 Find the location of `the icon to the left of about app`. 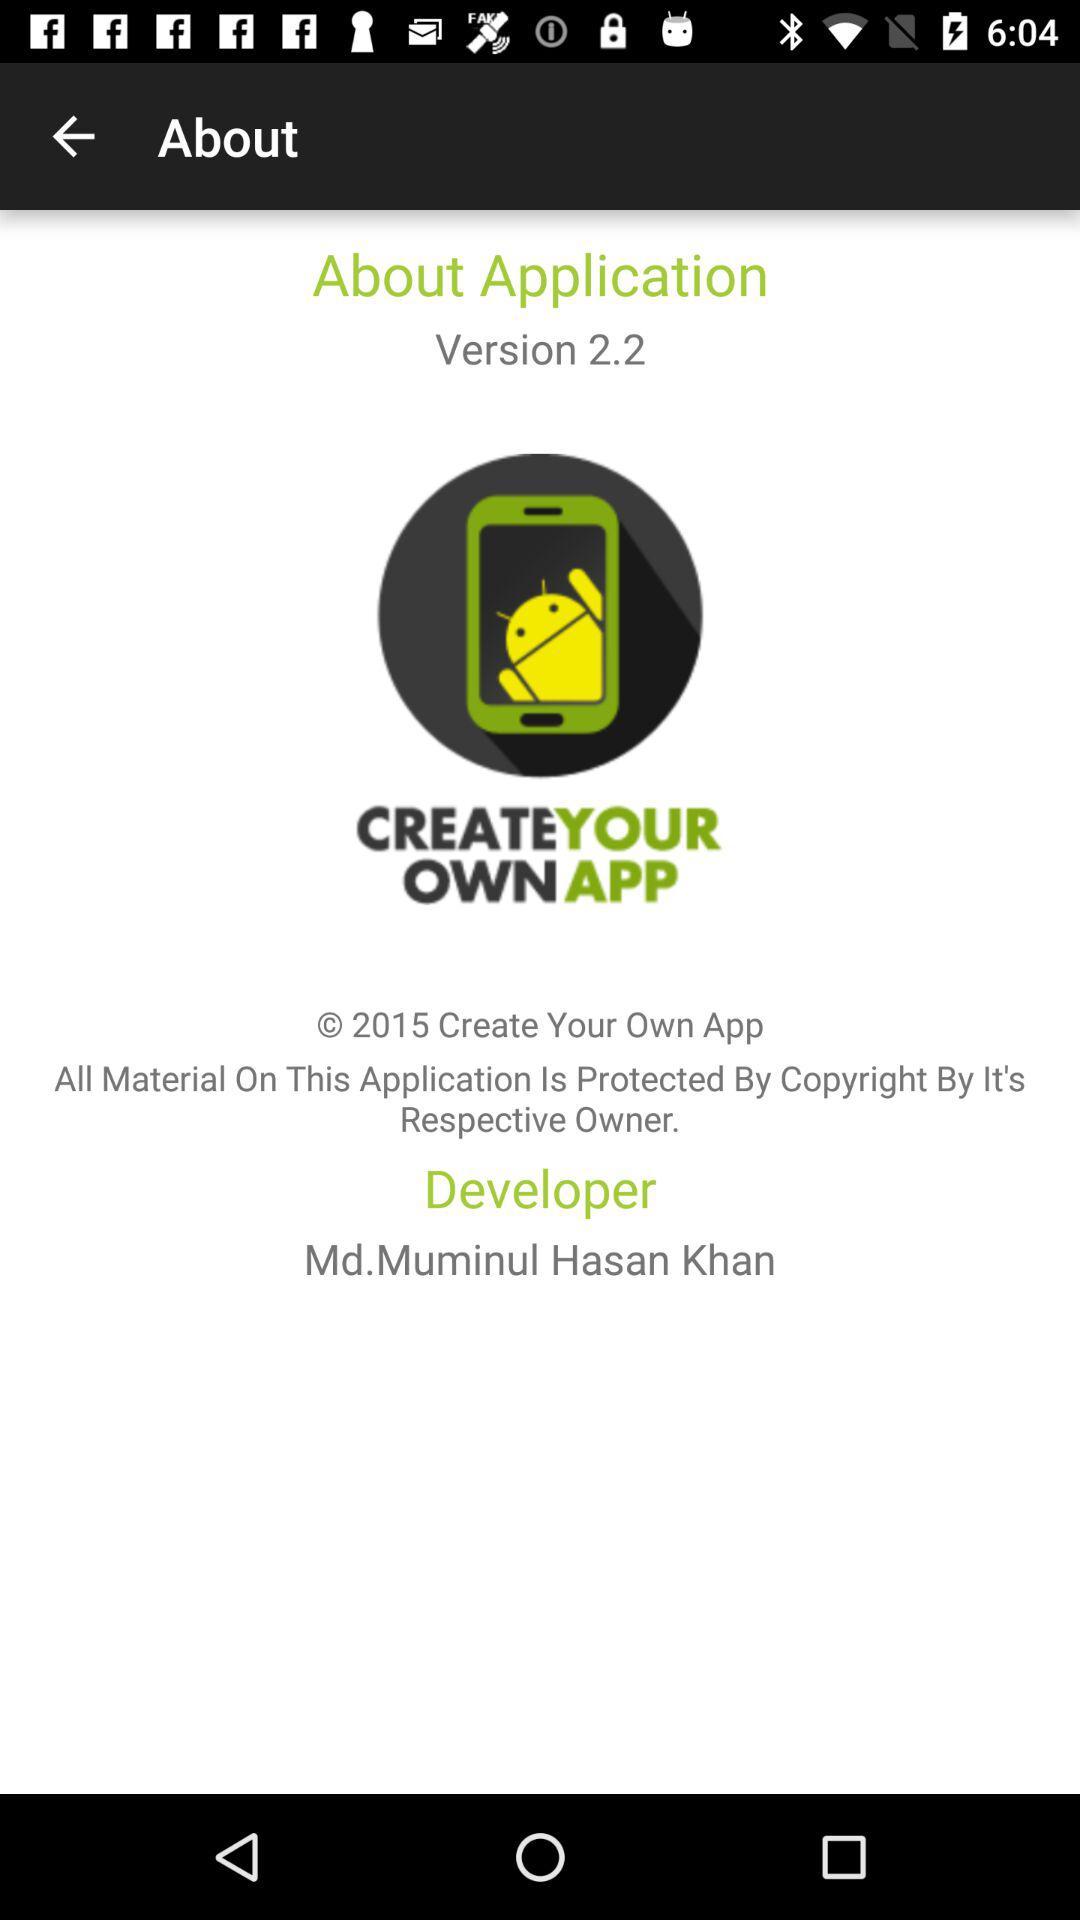

the icon to the left of about app is located at coordinates (72, 135).